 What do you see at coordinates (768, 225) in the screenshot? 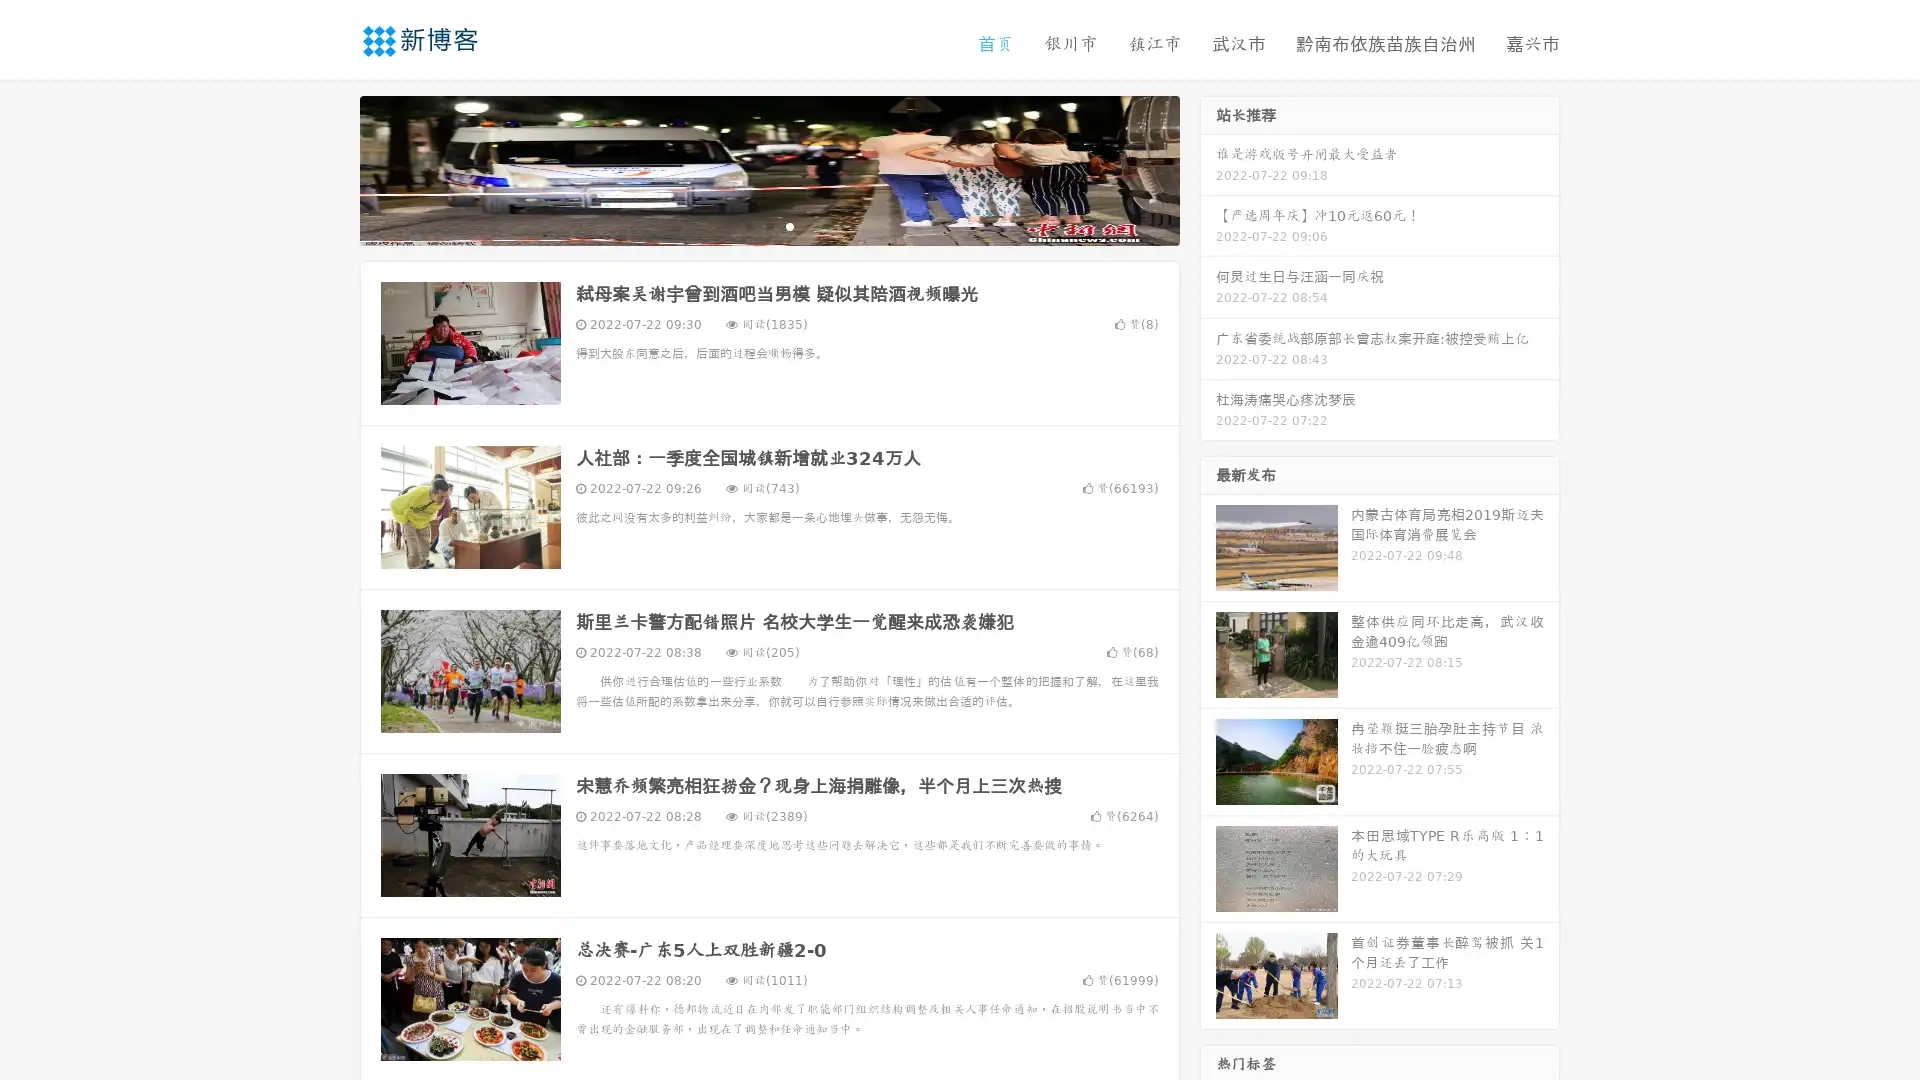
I see `Go to slide 2` at bounding box center [768, 225].